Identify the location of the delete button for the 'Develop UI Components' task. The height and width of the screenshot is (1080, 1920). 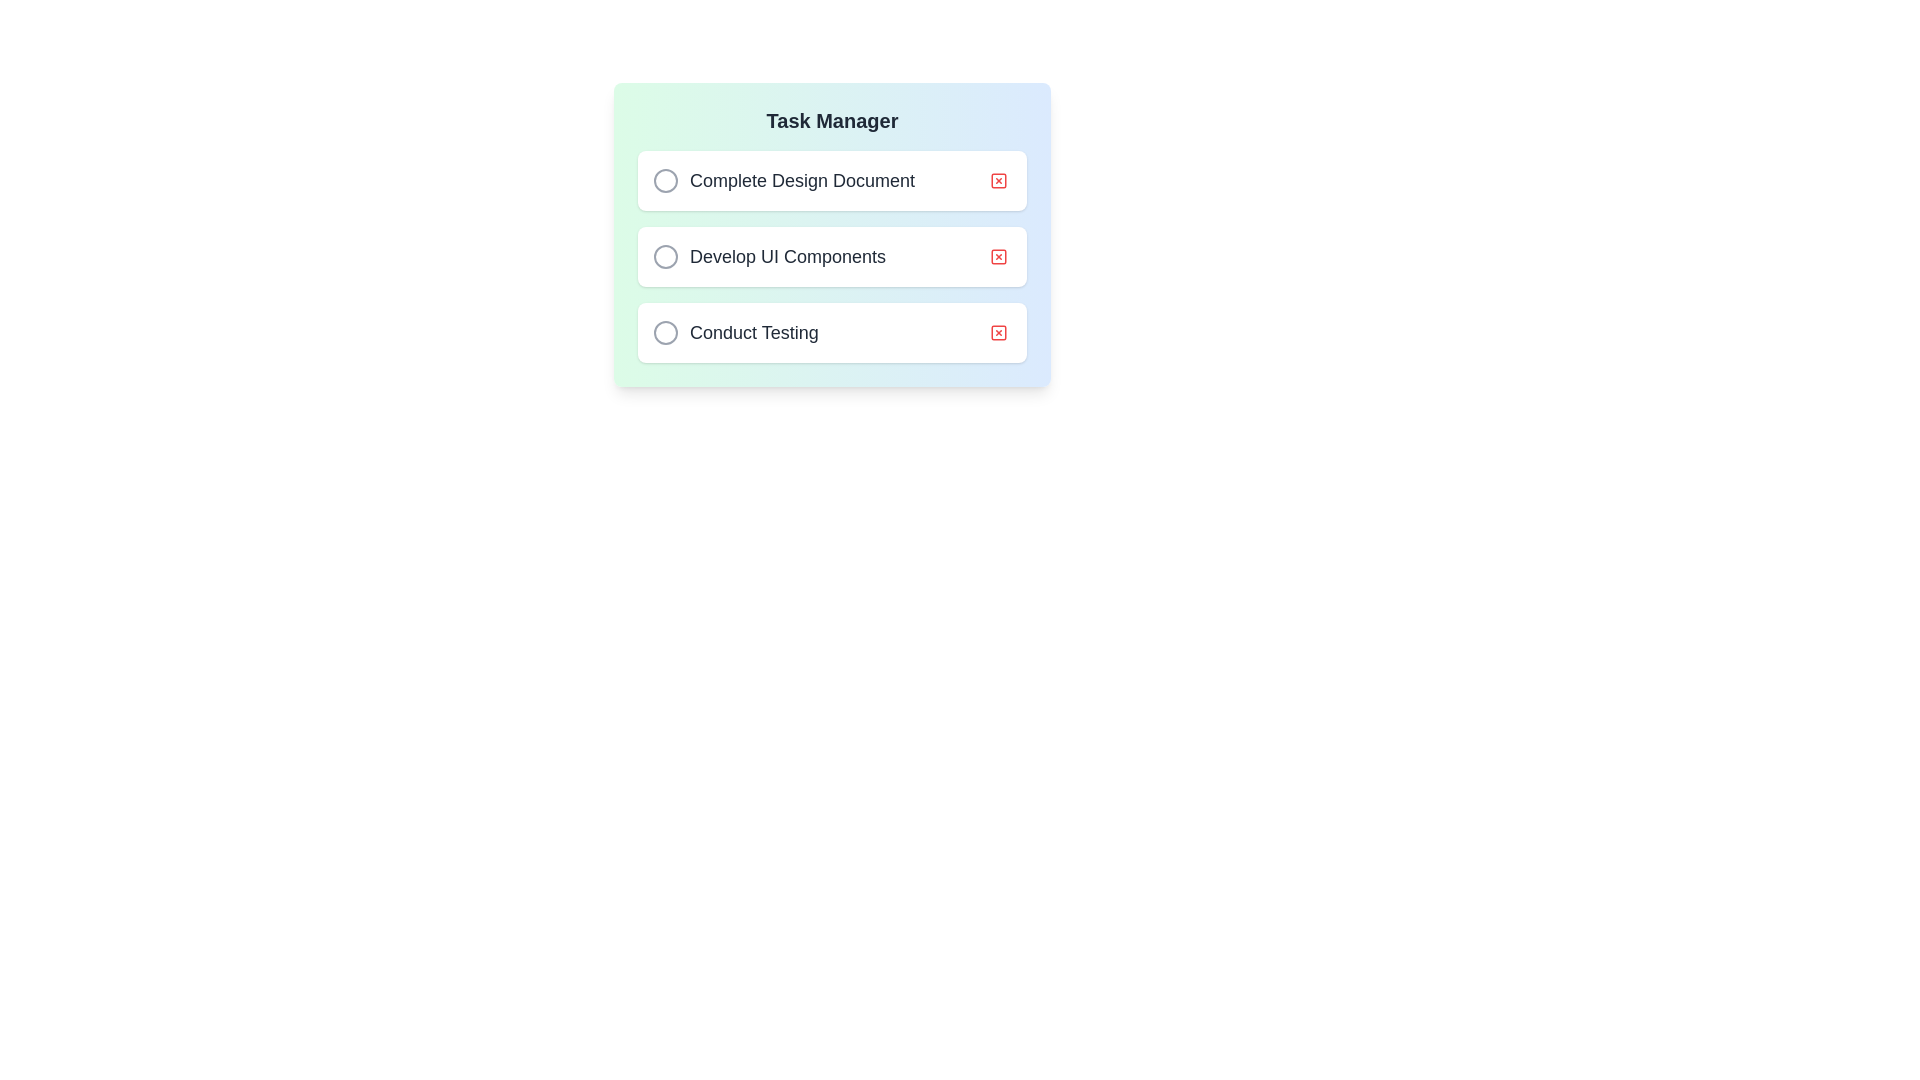
(998, 256).